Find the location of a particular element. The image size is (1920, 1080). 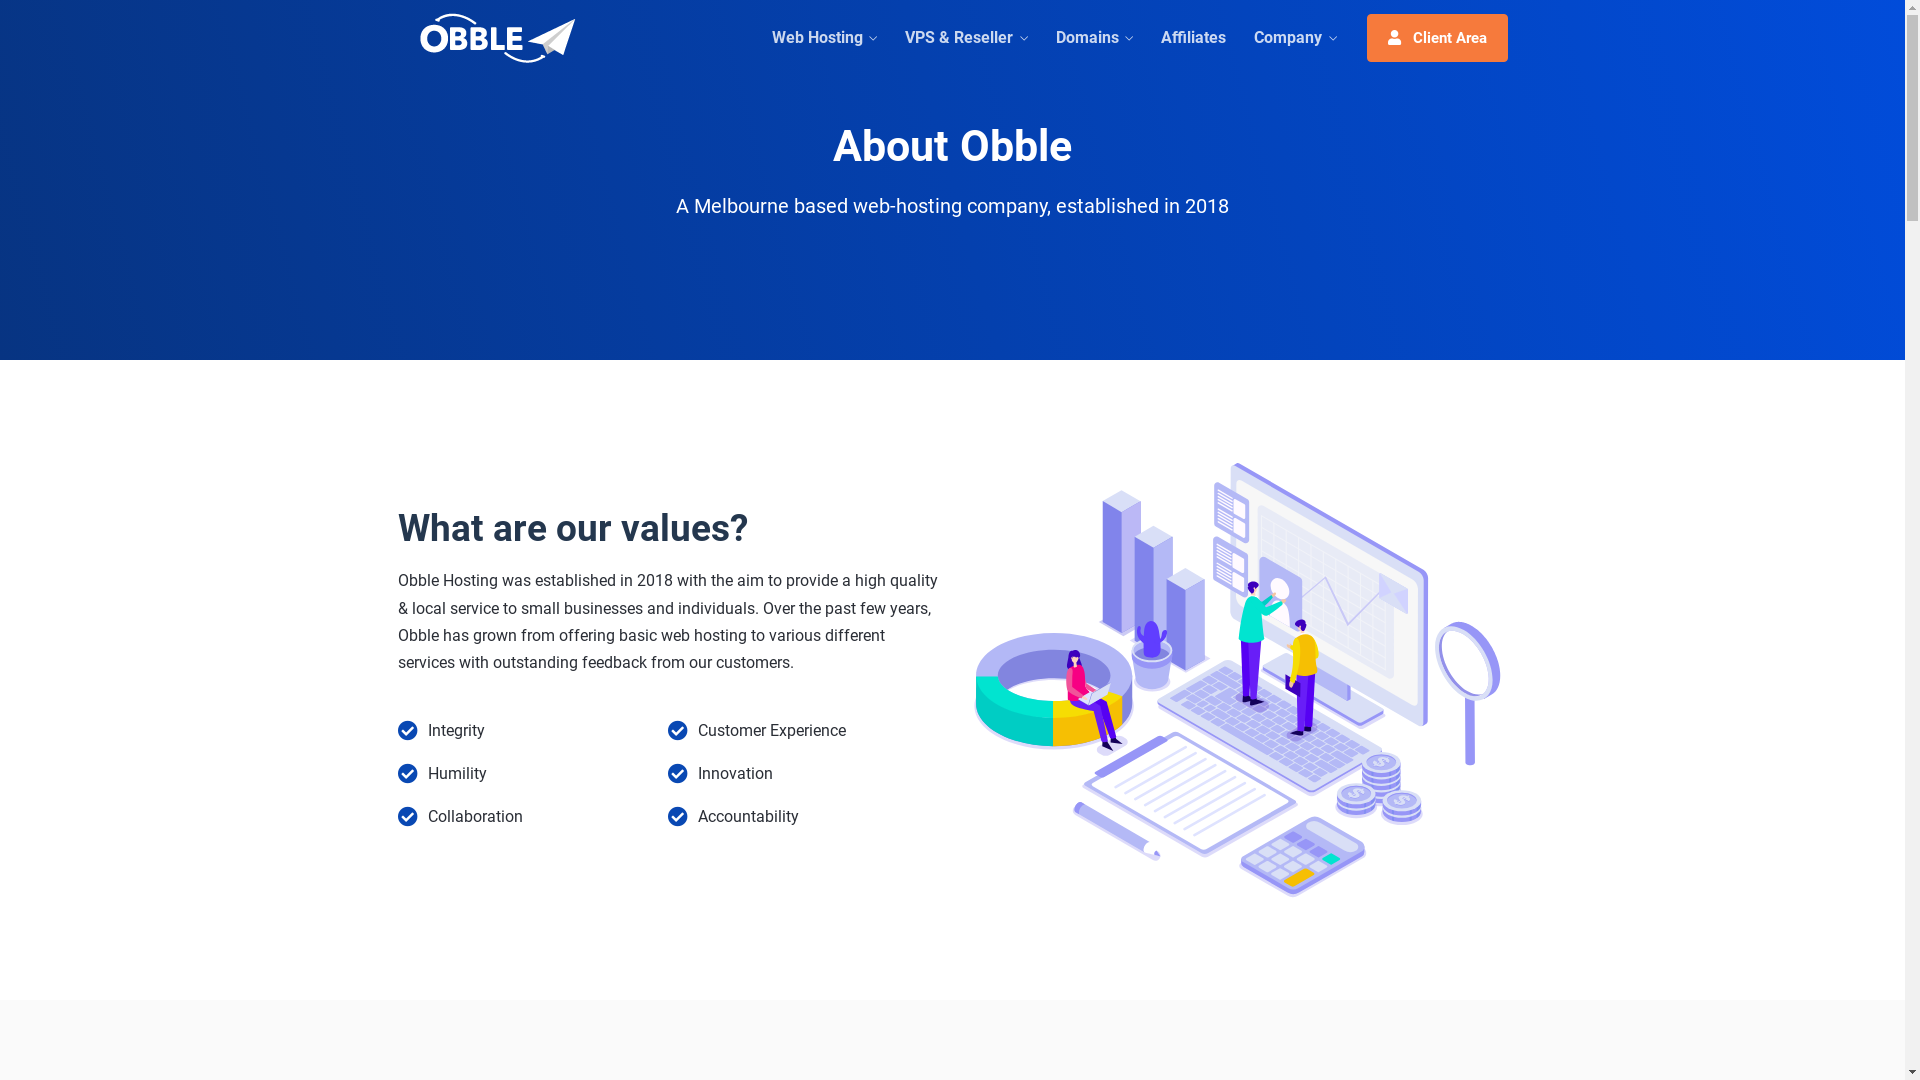

'Domains' is located at coordinates (1093, 38).